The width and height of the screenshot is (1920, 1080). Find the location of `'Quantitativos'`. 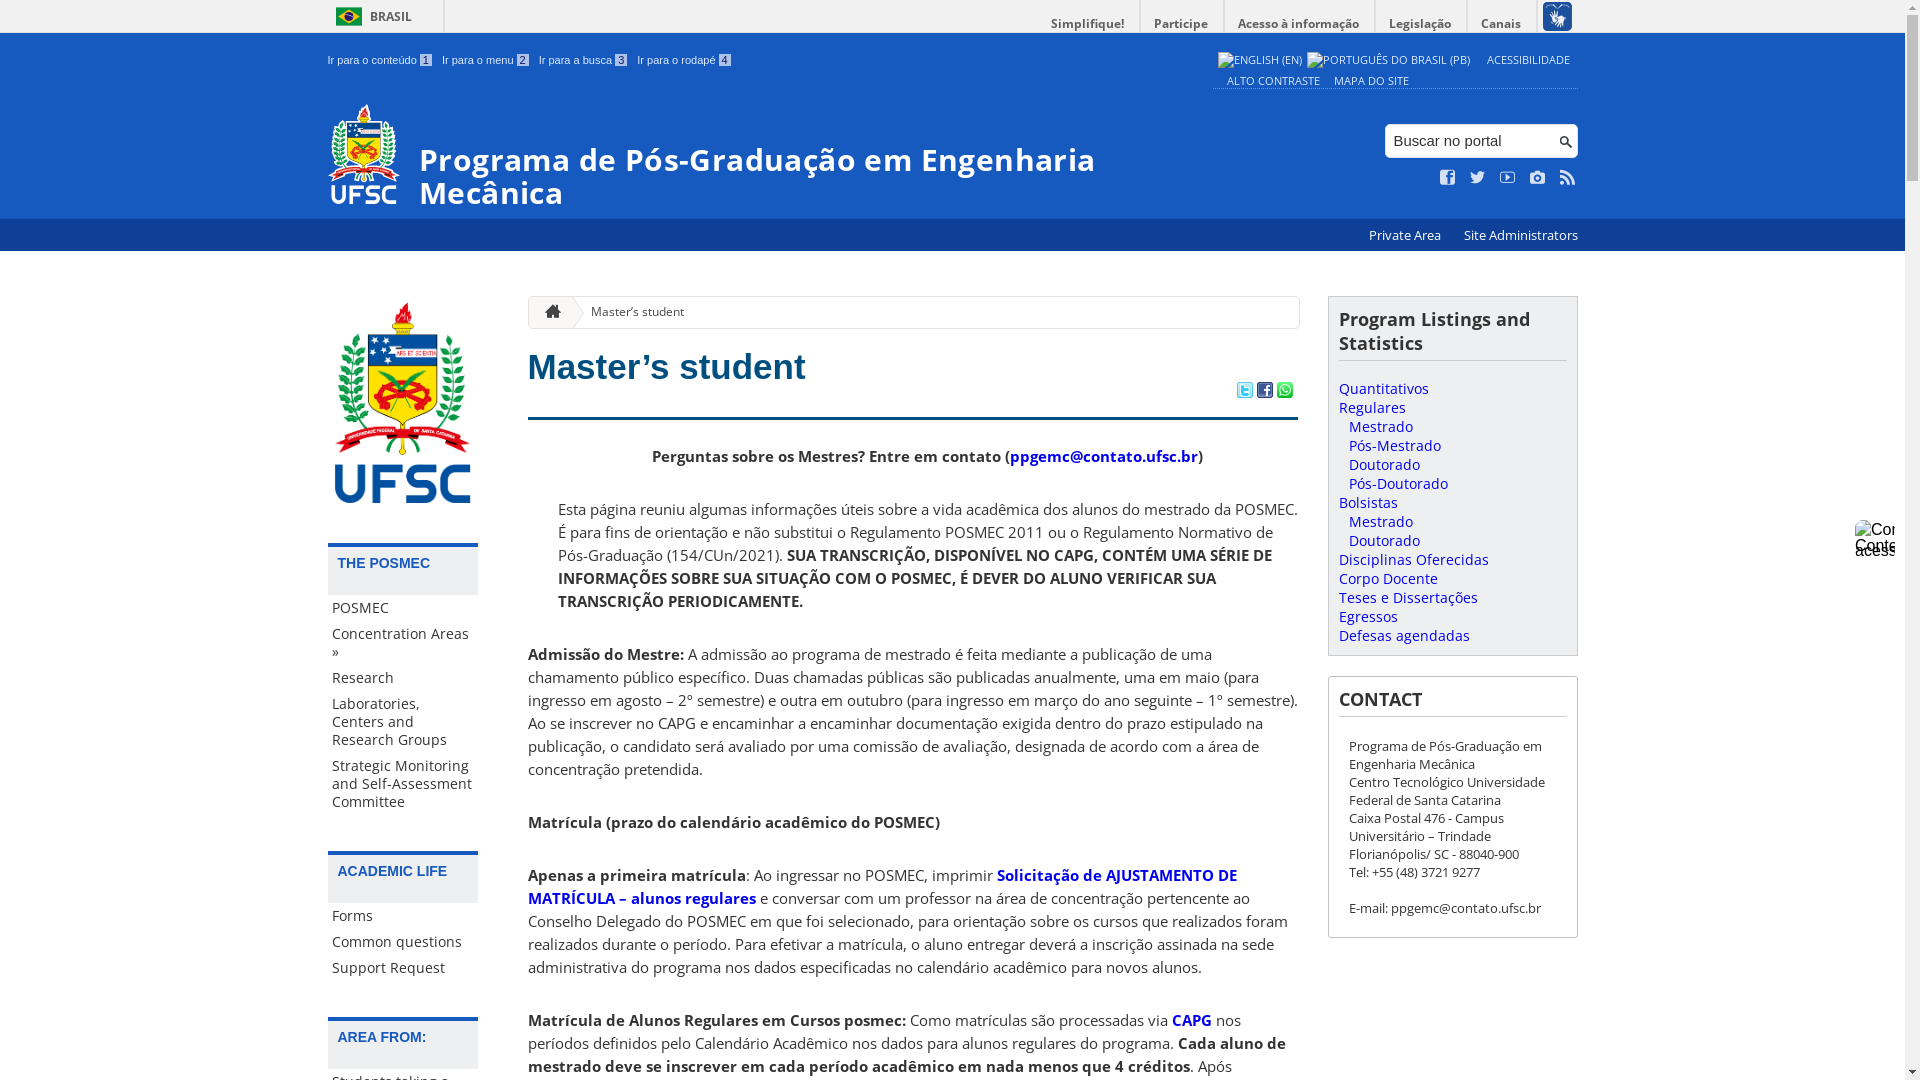

'Quantitativos' is located at coordinates (1381, 388).